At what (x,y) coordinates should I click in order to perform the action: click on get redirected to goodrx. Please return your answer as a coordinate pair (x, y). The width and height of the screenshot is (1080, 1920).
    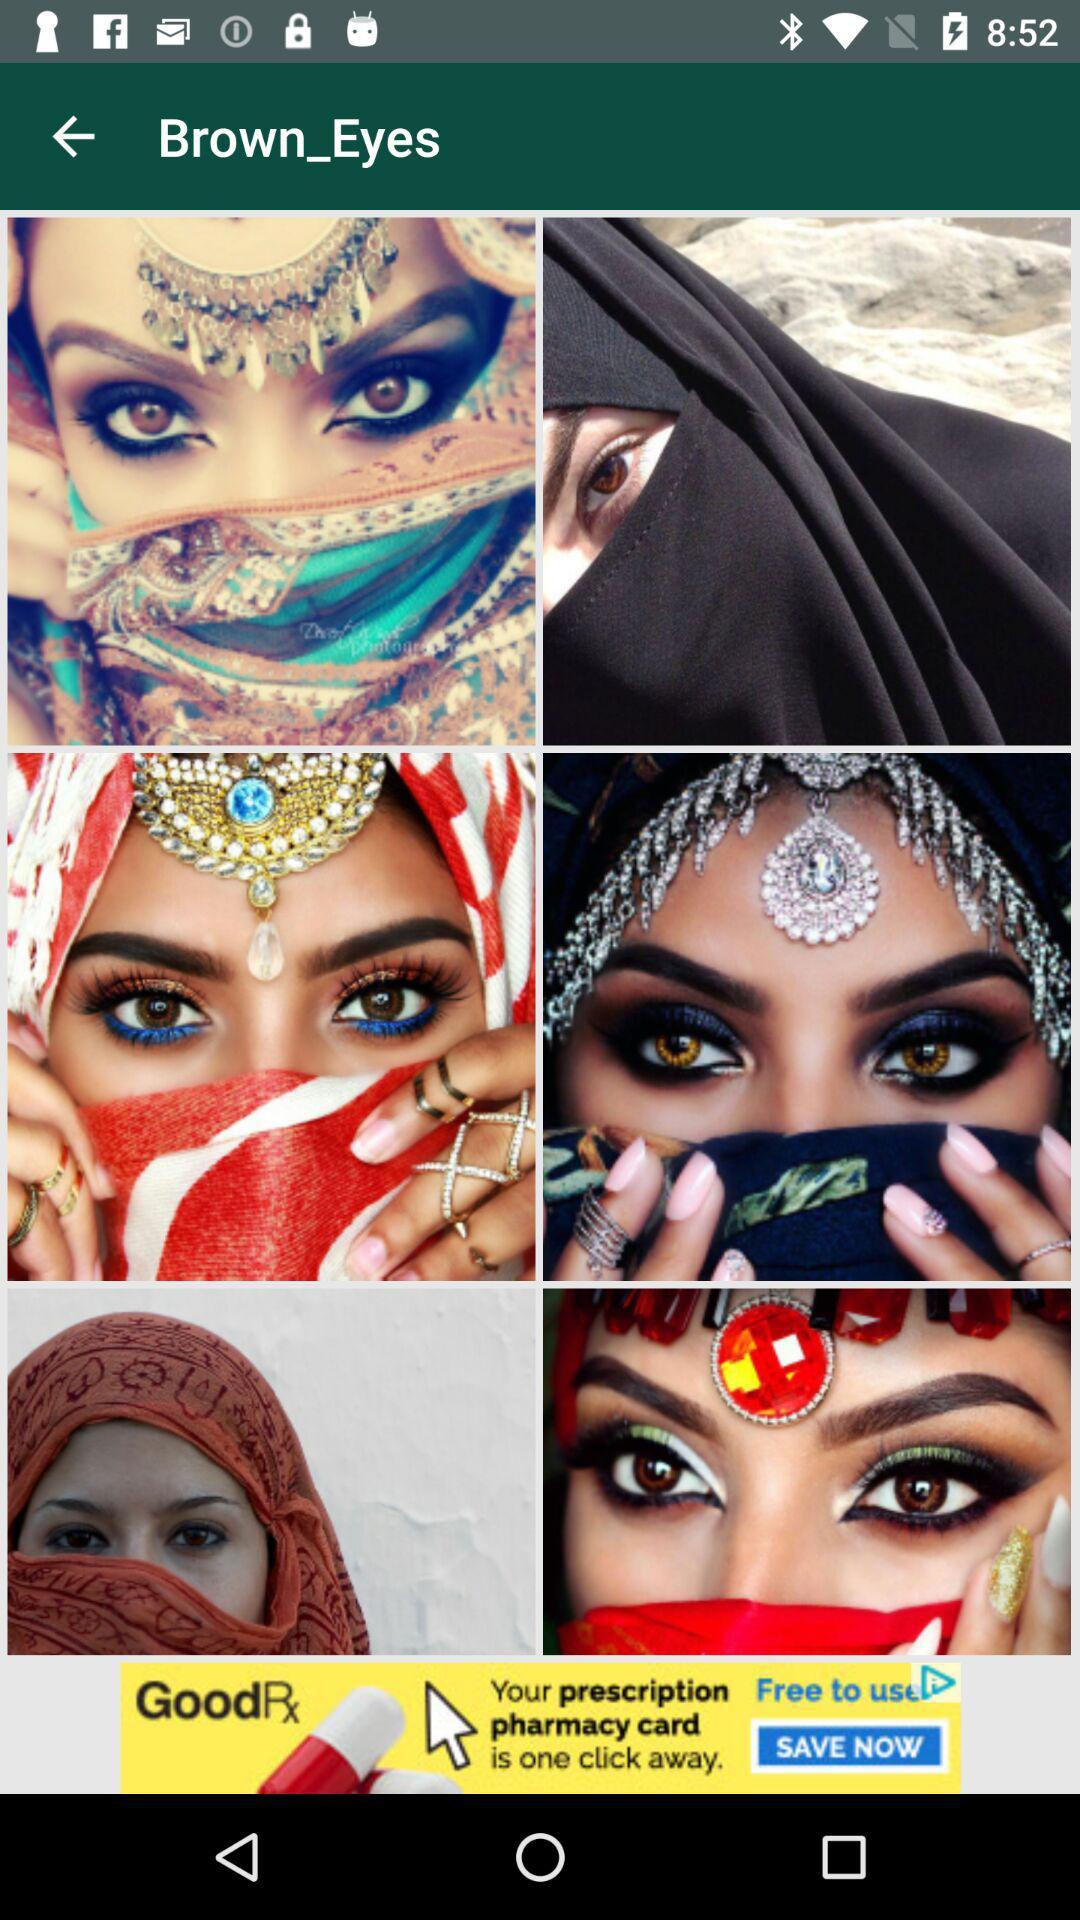
    Looking at the image, I should click on (540, 1727).